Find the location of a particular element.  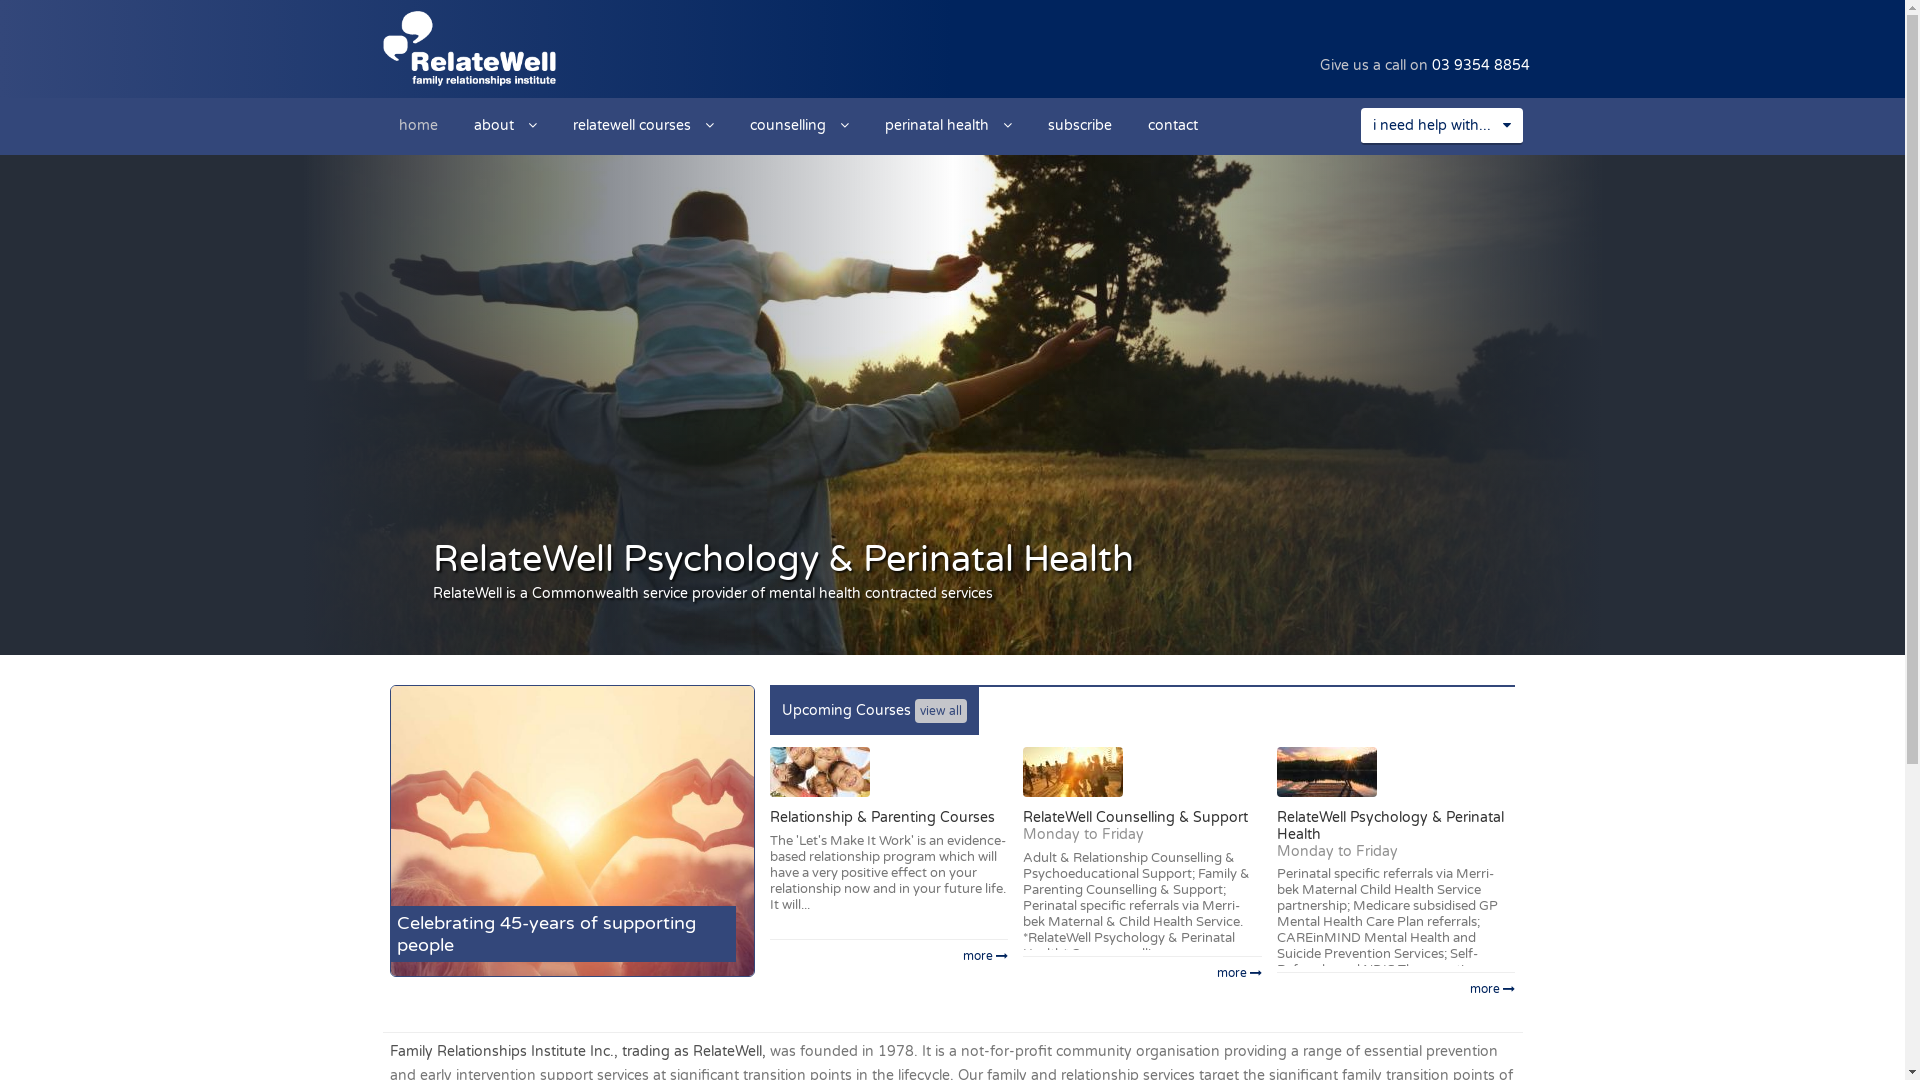

'perinatal health' is located at coordinates (946, 124).